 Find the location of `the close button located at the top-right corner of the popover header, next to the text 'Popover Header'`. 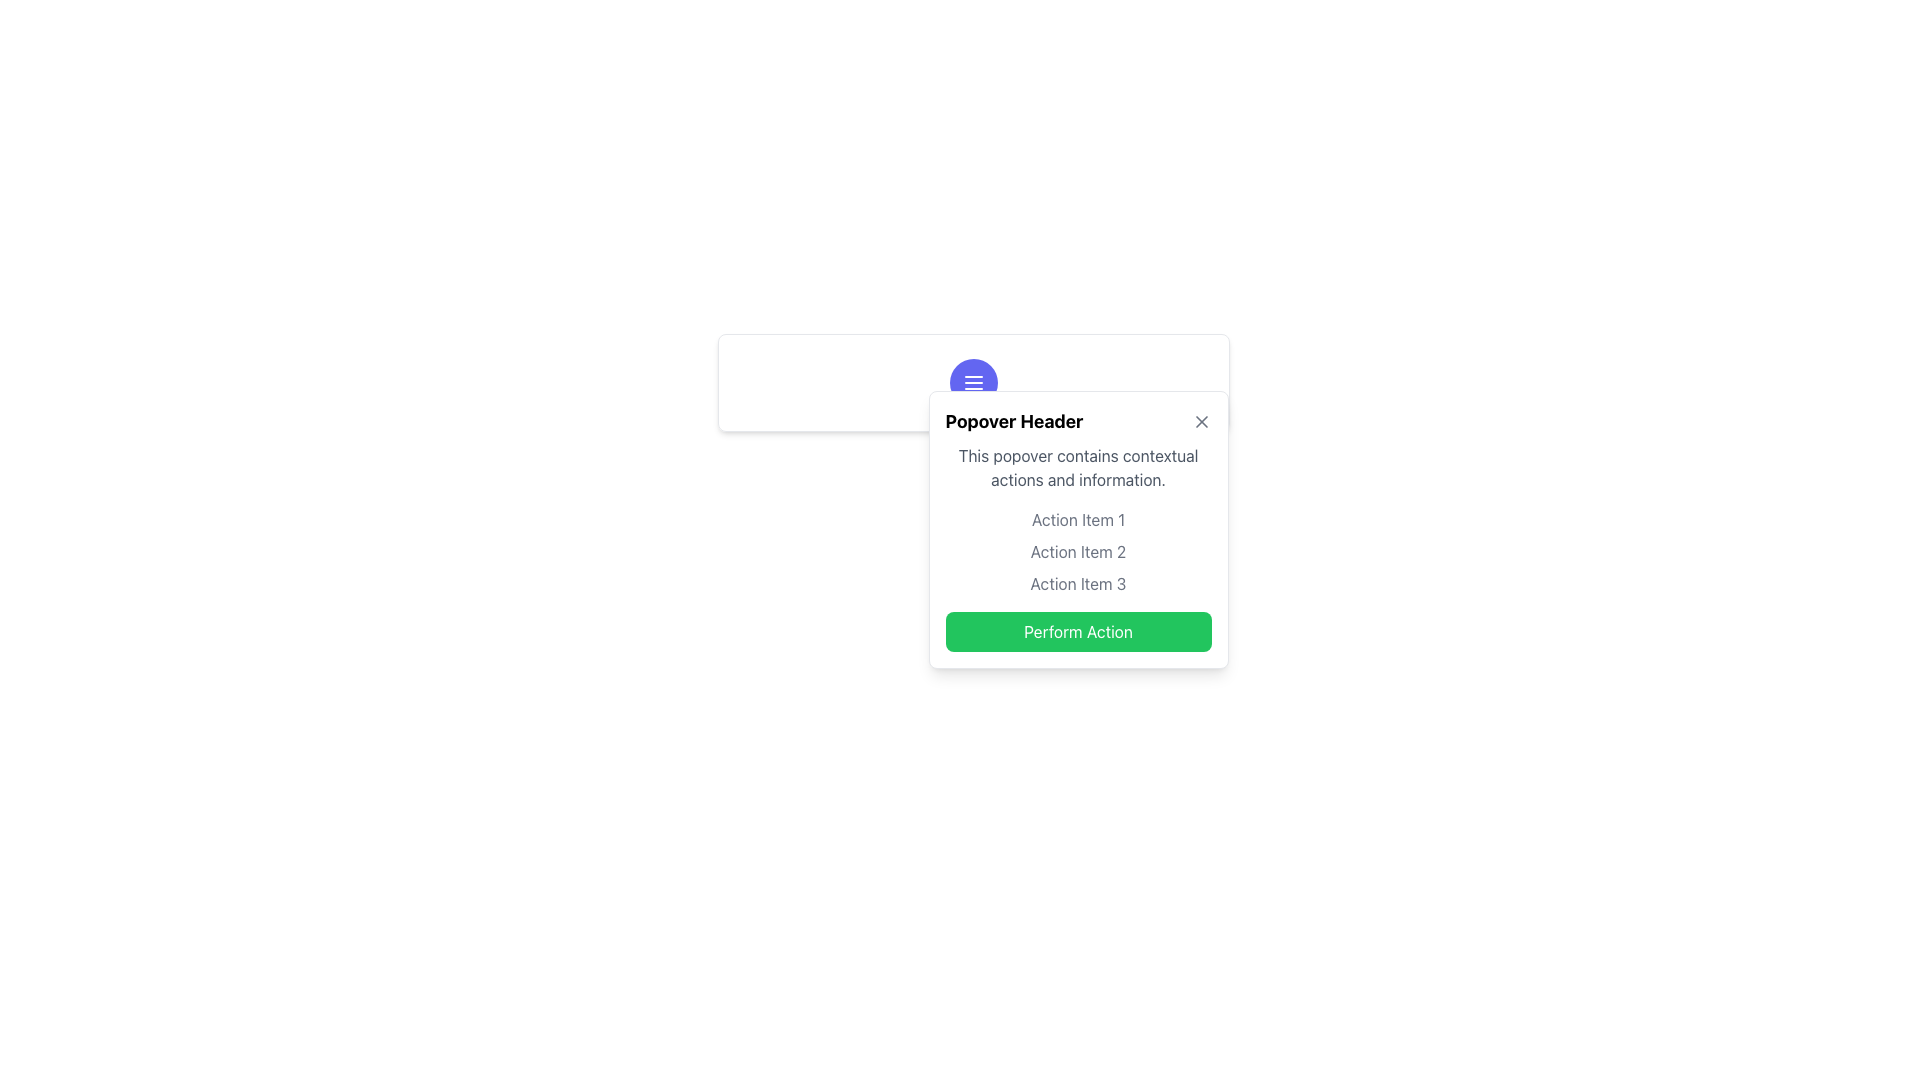

the close button located at the top-right corner of the popover header, next to the text 'Popover Header' is located at coordinates (1200, 420).